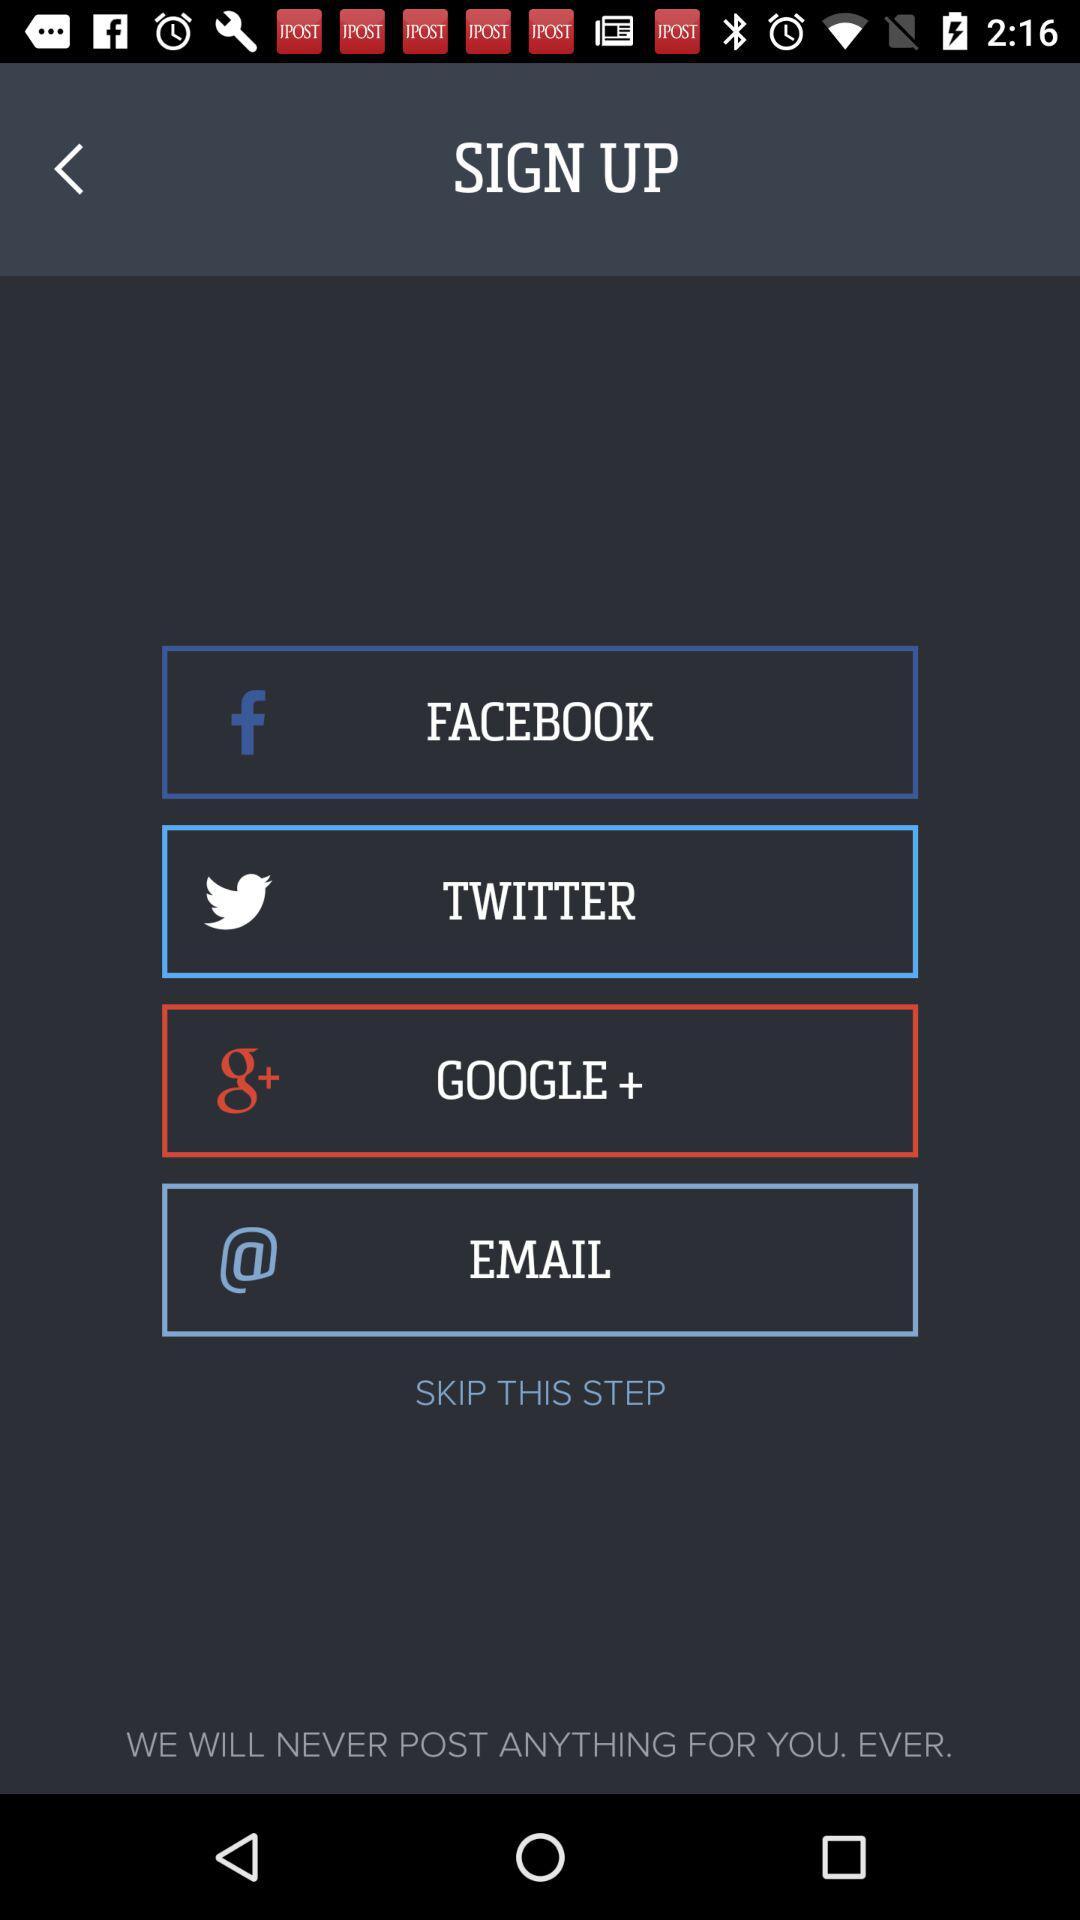  I want to click on item above the we will never icon, so click(67, 169).